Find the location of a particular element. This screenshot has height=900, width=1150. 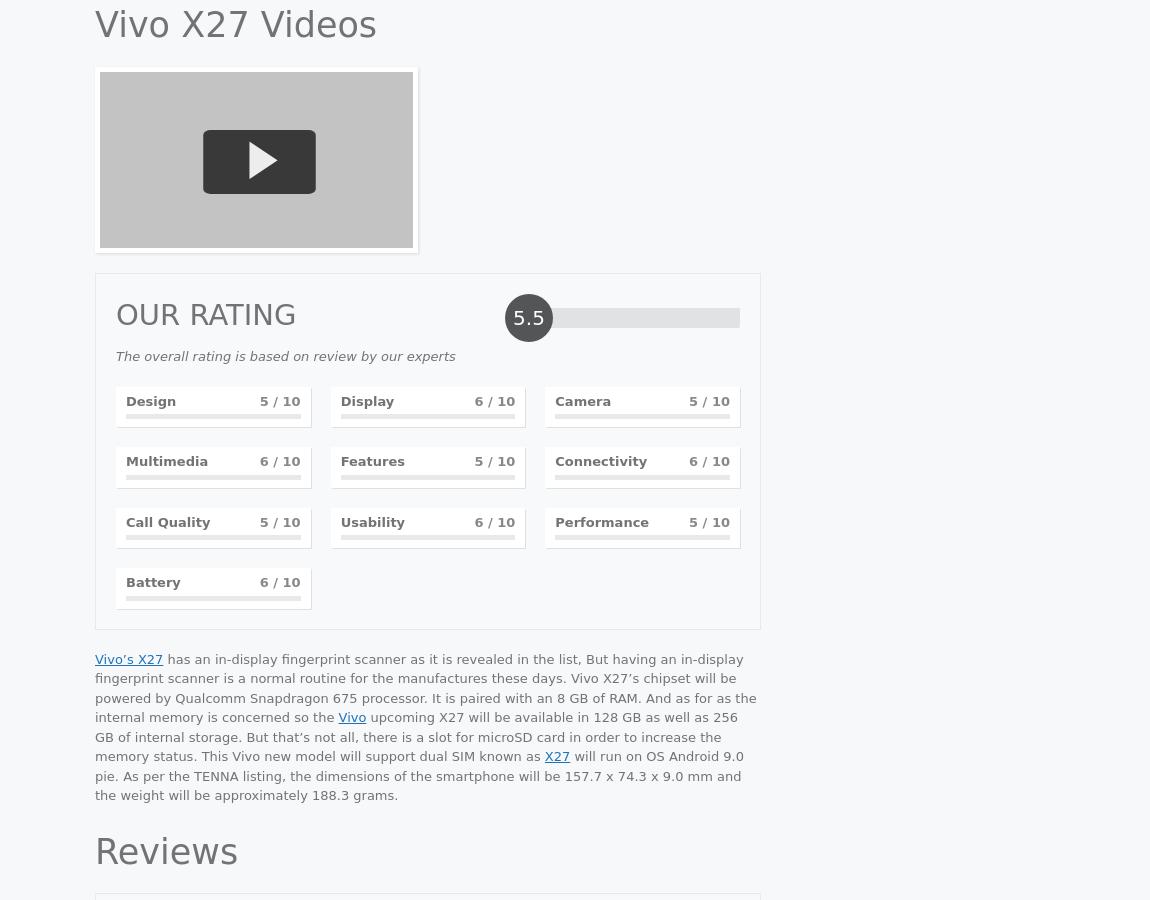

'Battery' is located at coordinates (151, 582).